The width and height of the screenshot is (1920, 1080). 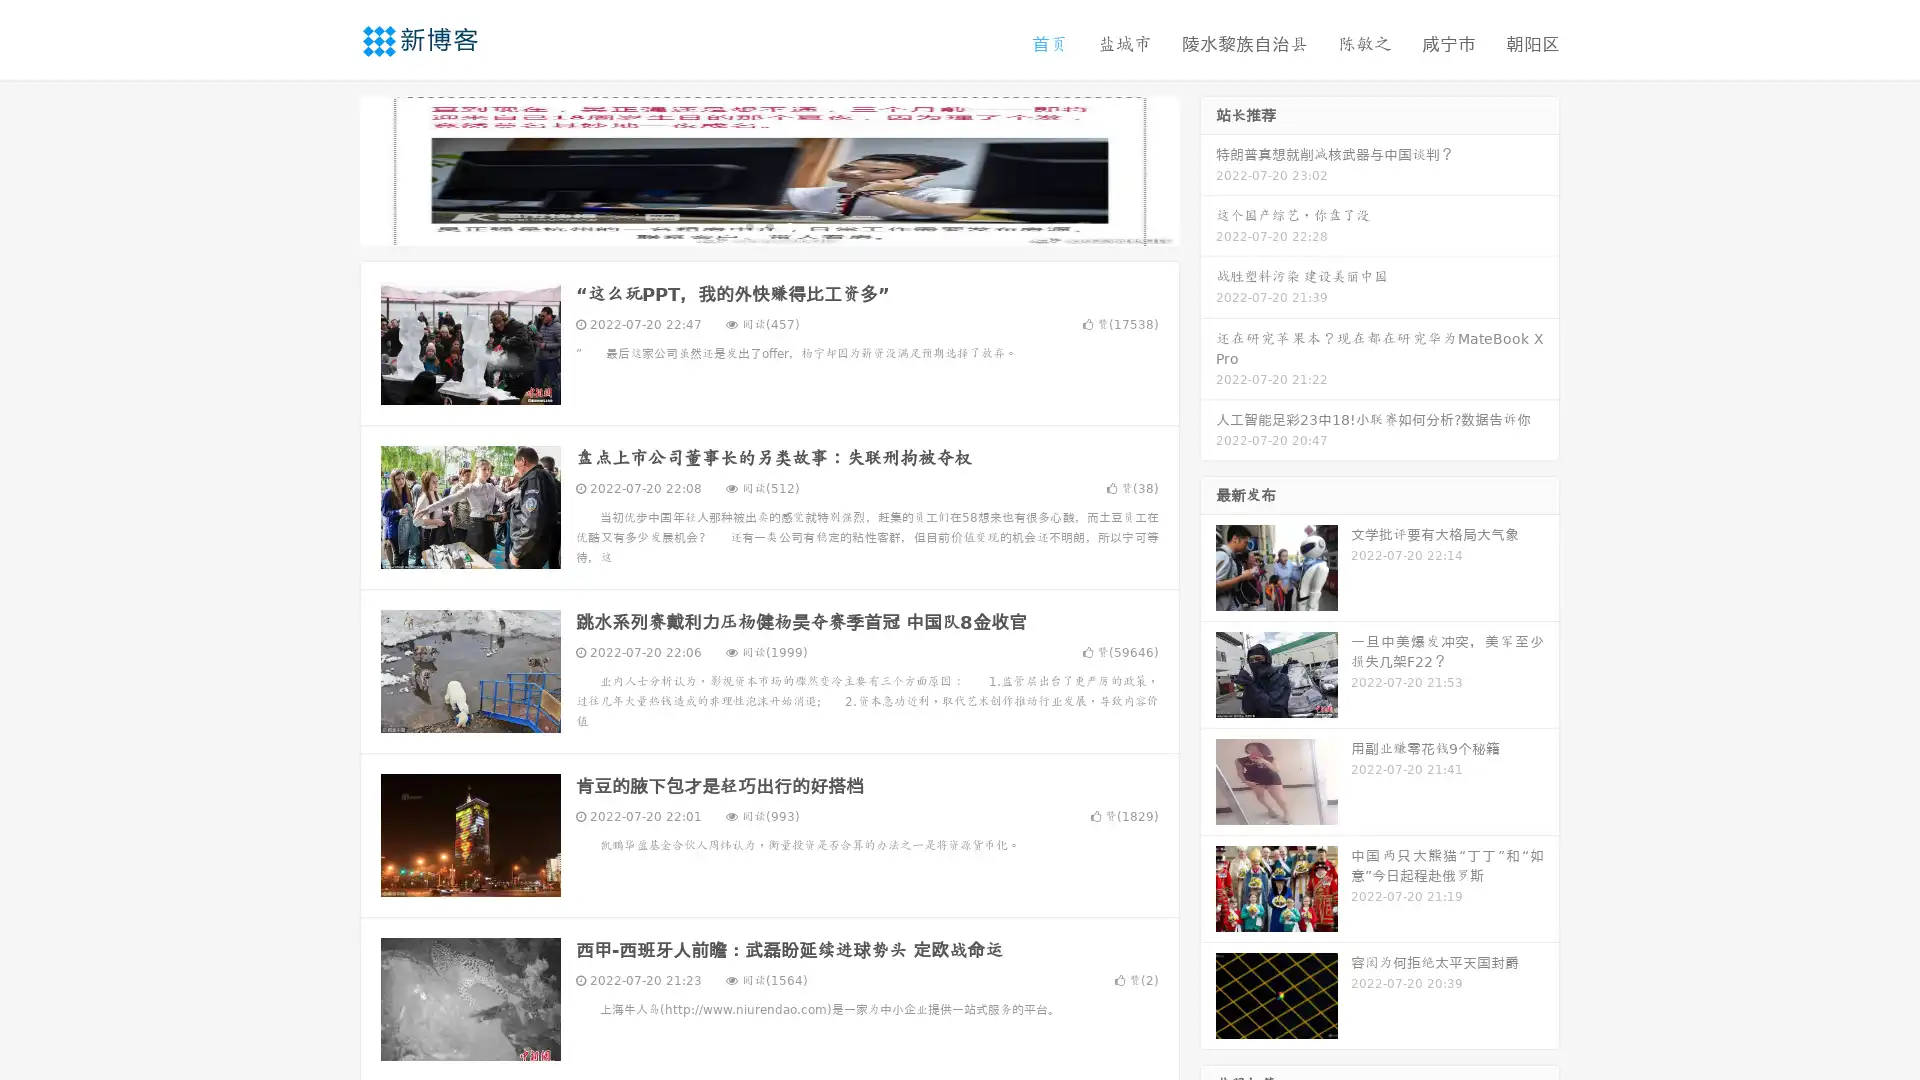 What do you see at coordinates (789, 225) in the screenshot?
I see `Go to slide 3` at bounding box center [789, 225].